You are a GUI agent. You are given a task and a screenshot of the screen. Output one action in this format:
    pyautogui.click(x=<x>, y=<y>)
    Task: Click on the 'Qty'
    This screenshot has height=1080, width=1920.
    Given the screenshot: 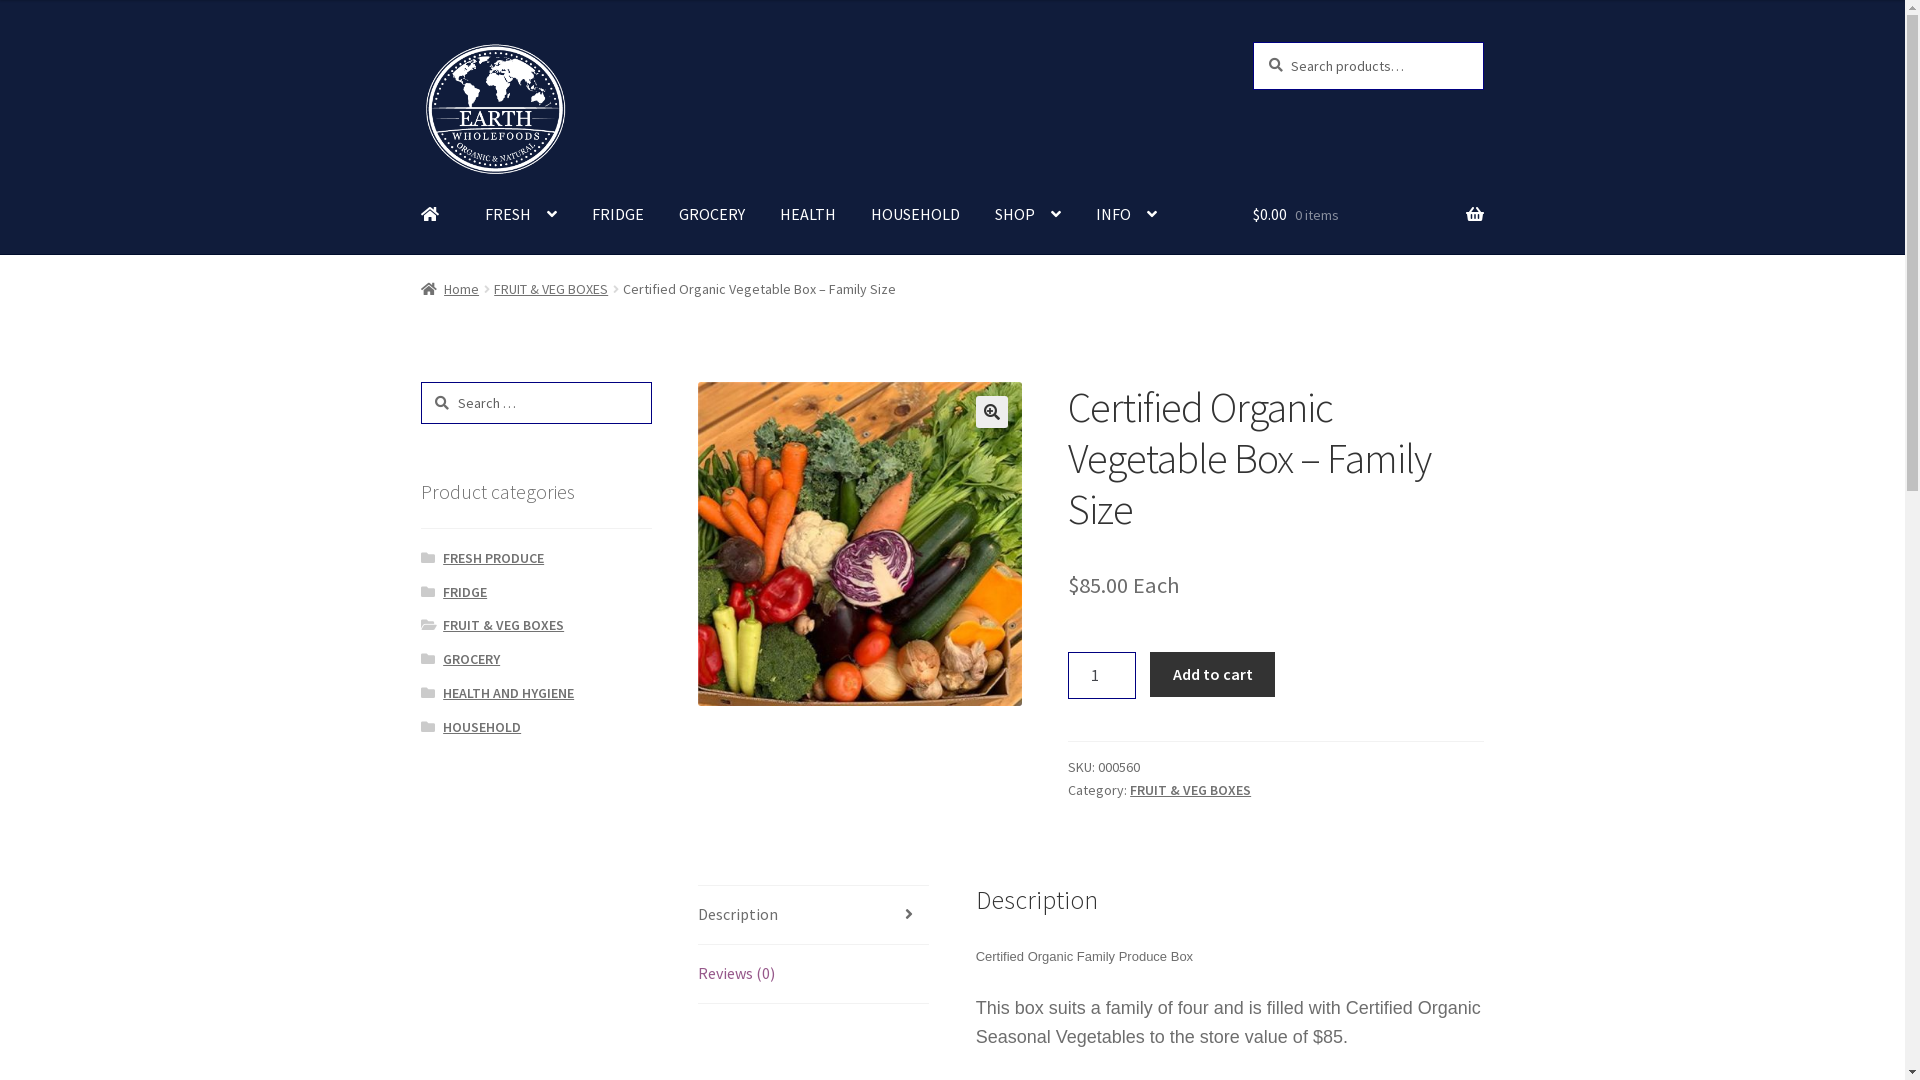 What is the action you would take?
    pyautogui.click(x=1101, y=675)
    